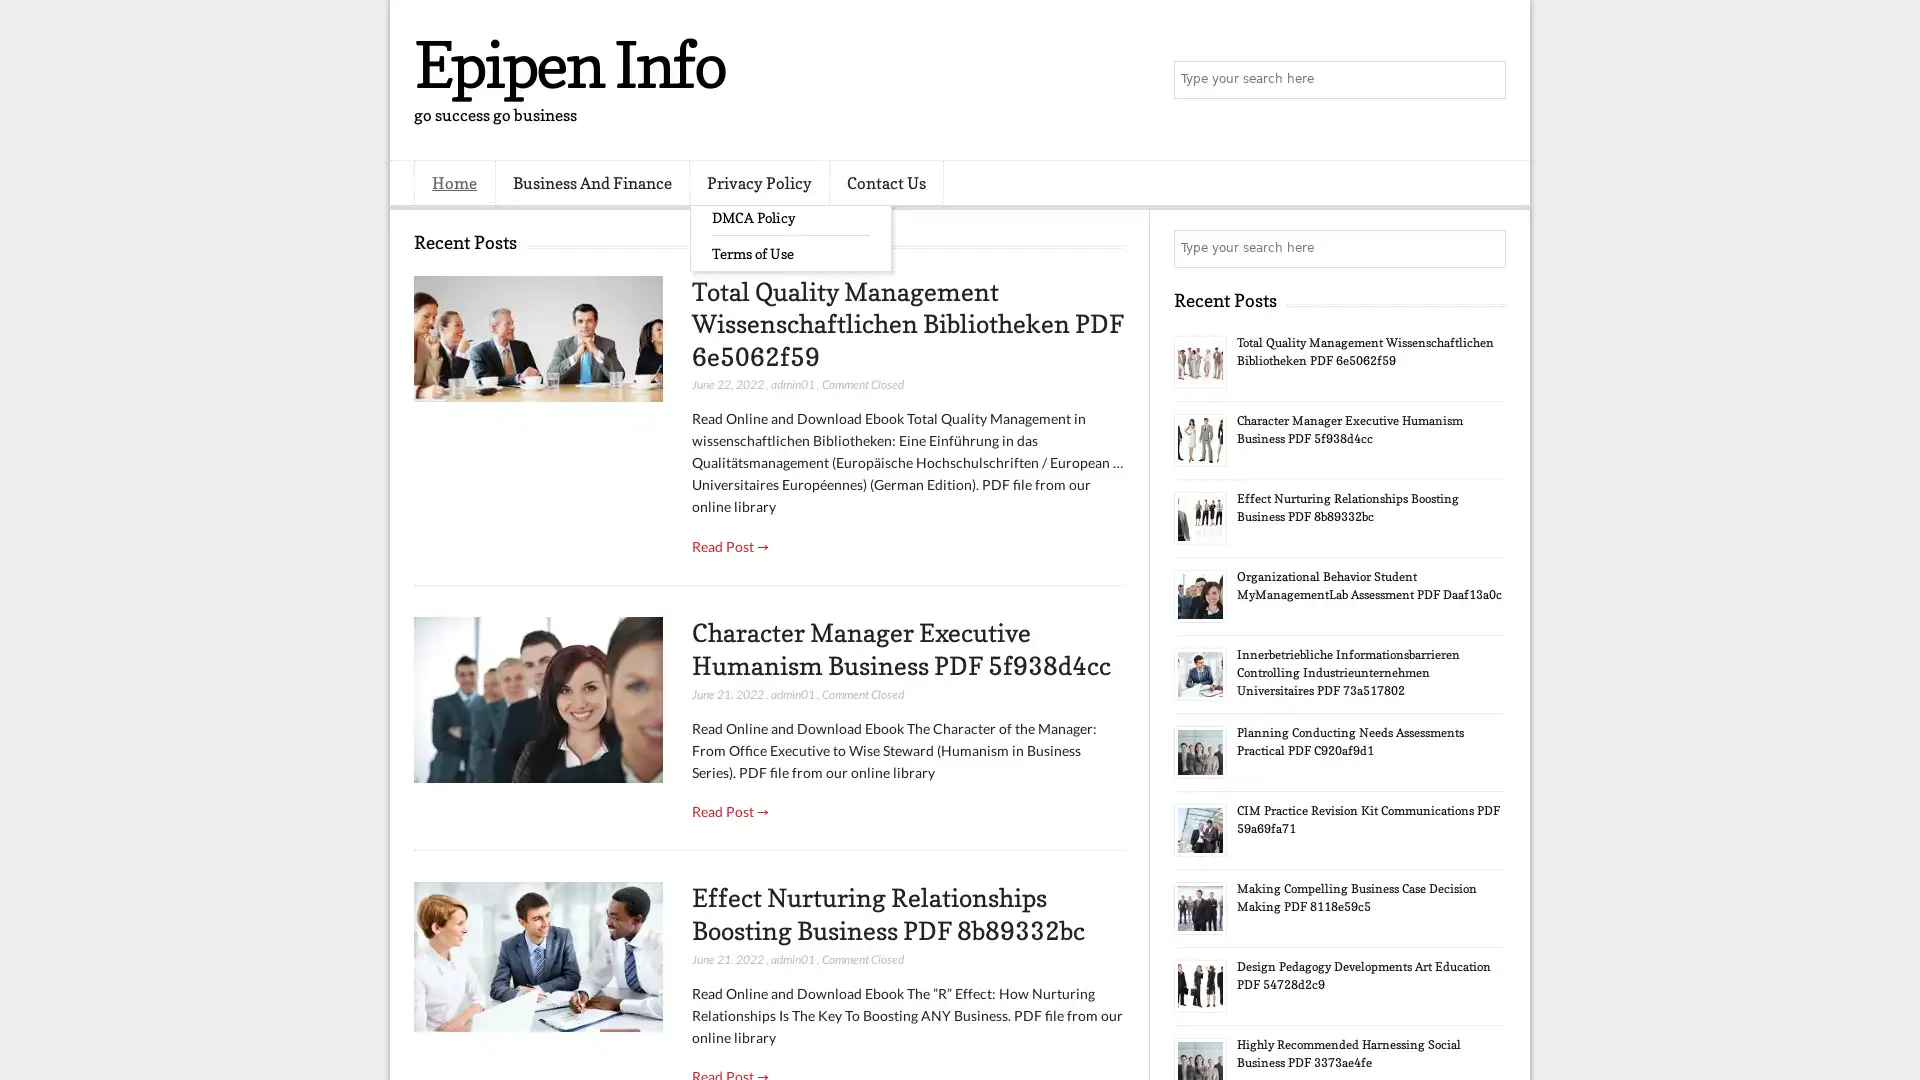 The height and width of the screenshot is (1080, 1920). I want to click on Search, so click(1485, 80).